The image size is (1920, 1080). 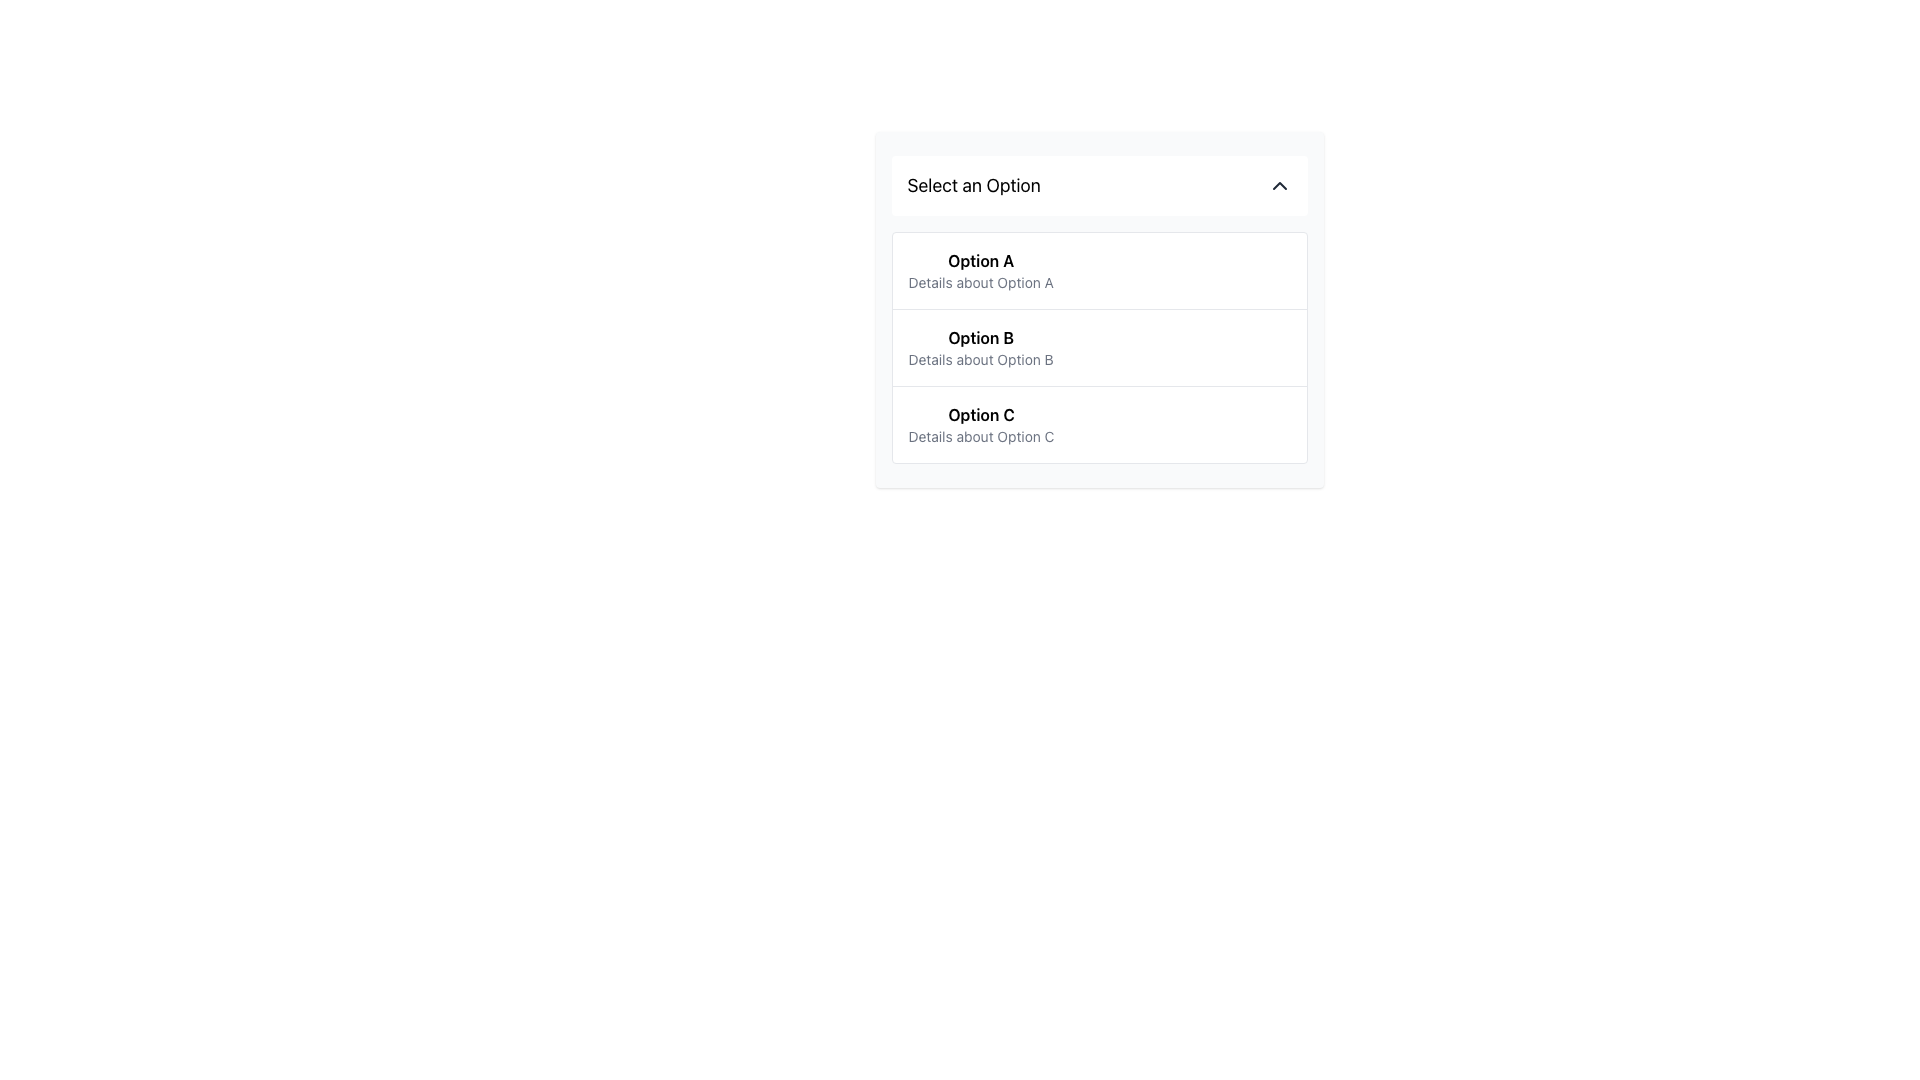 What do you see at coordinates (981, 435) in the screenshot?
I see `the text label that reads 'Details about Option C' located under the title 'Option C' in the dropdown menu` at bounding box center [981, 435].